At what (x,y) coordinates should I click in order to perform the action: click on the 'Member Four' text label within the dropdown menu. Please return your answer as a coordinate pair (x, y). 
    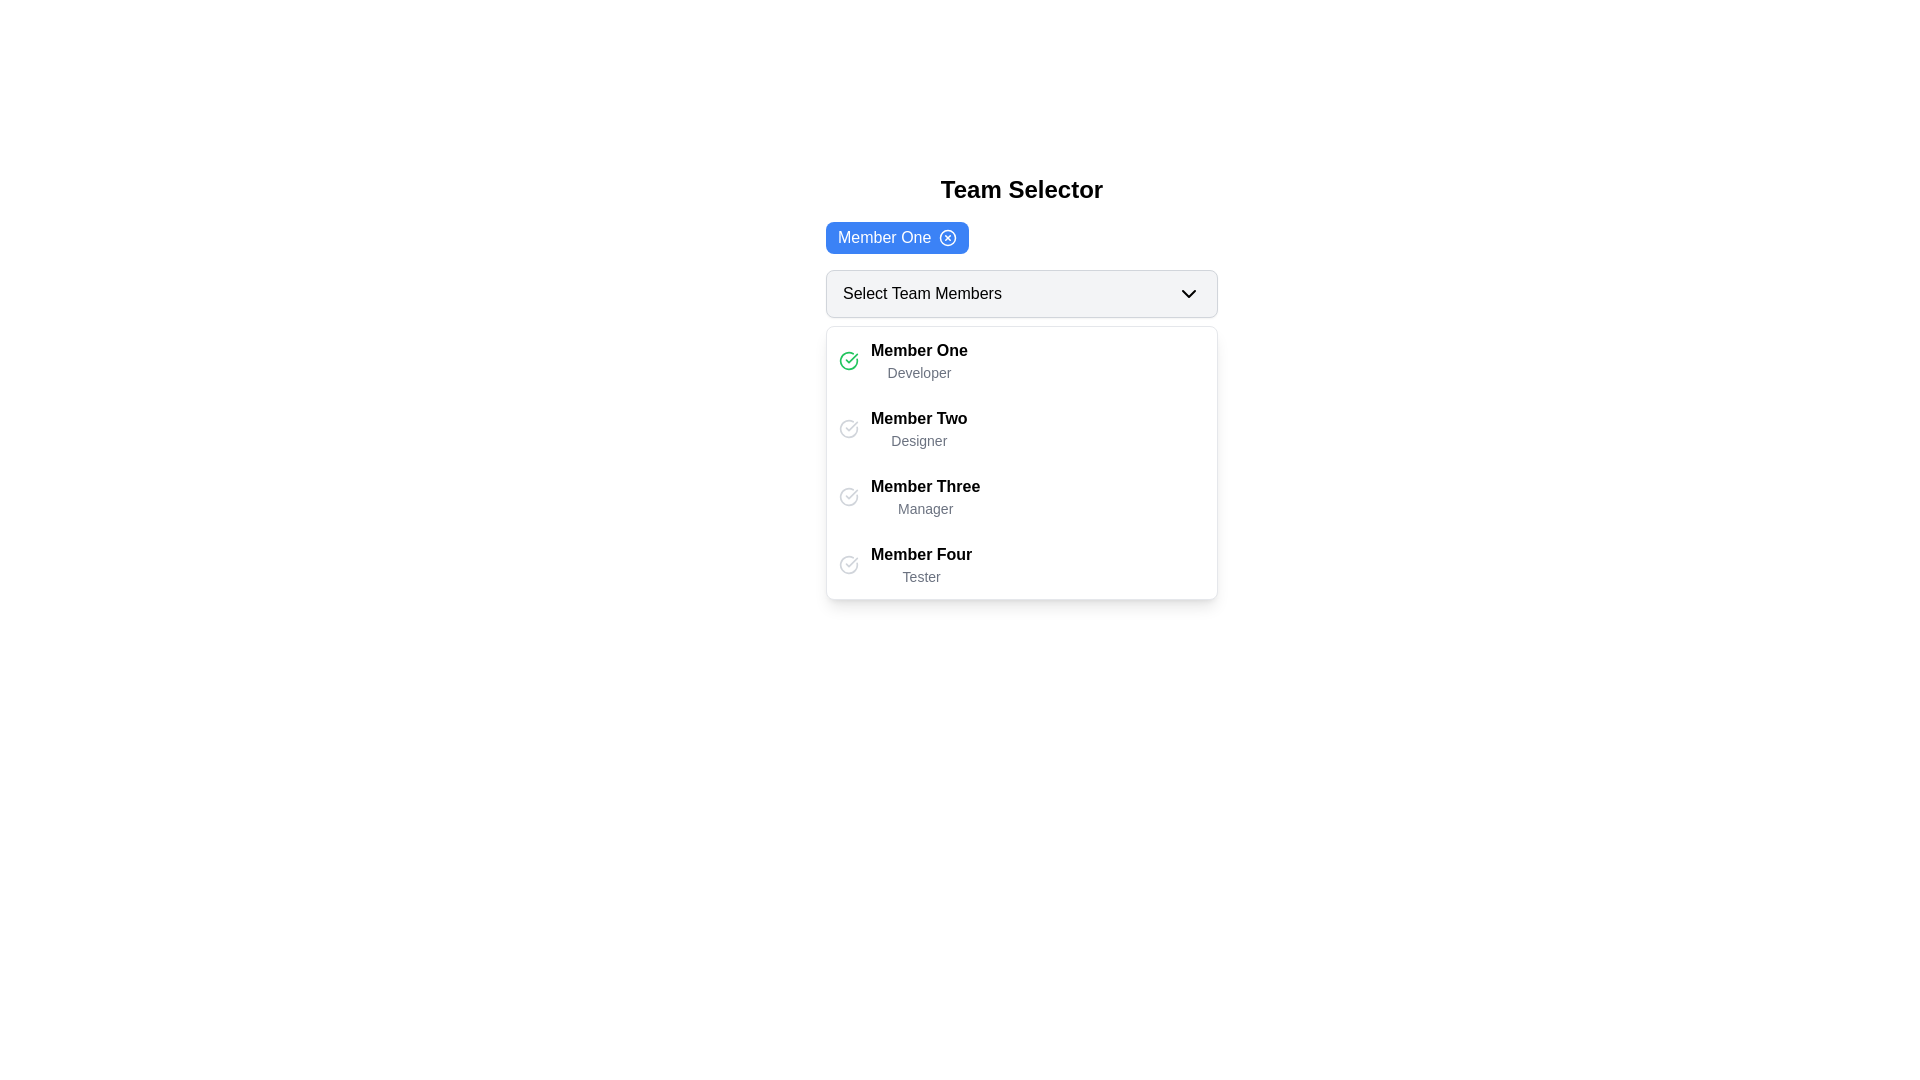
    Looking at the image, I should click on (920, 554).